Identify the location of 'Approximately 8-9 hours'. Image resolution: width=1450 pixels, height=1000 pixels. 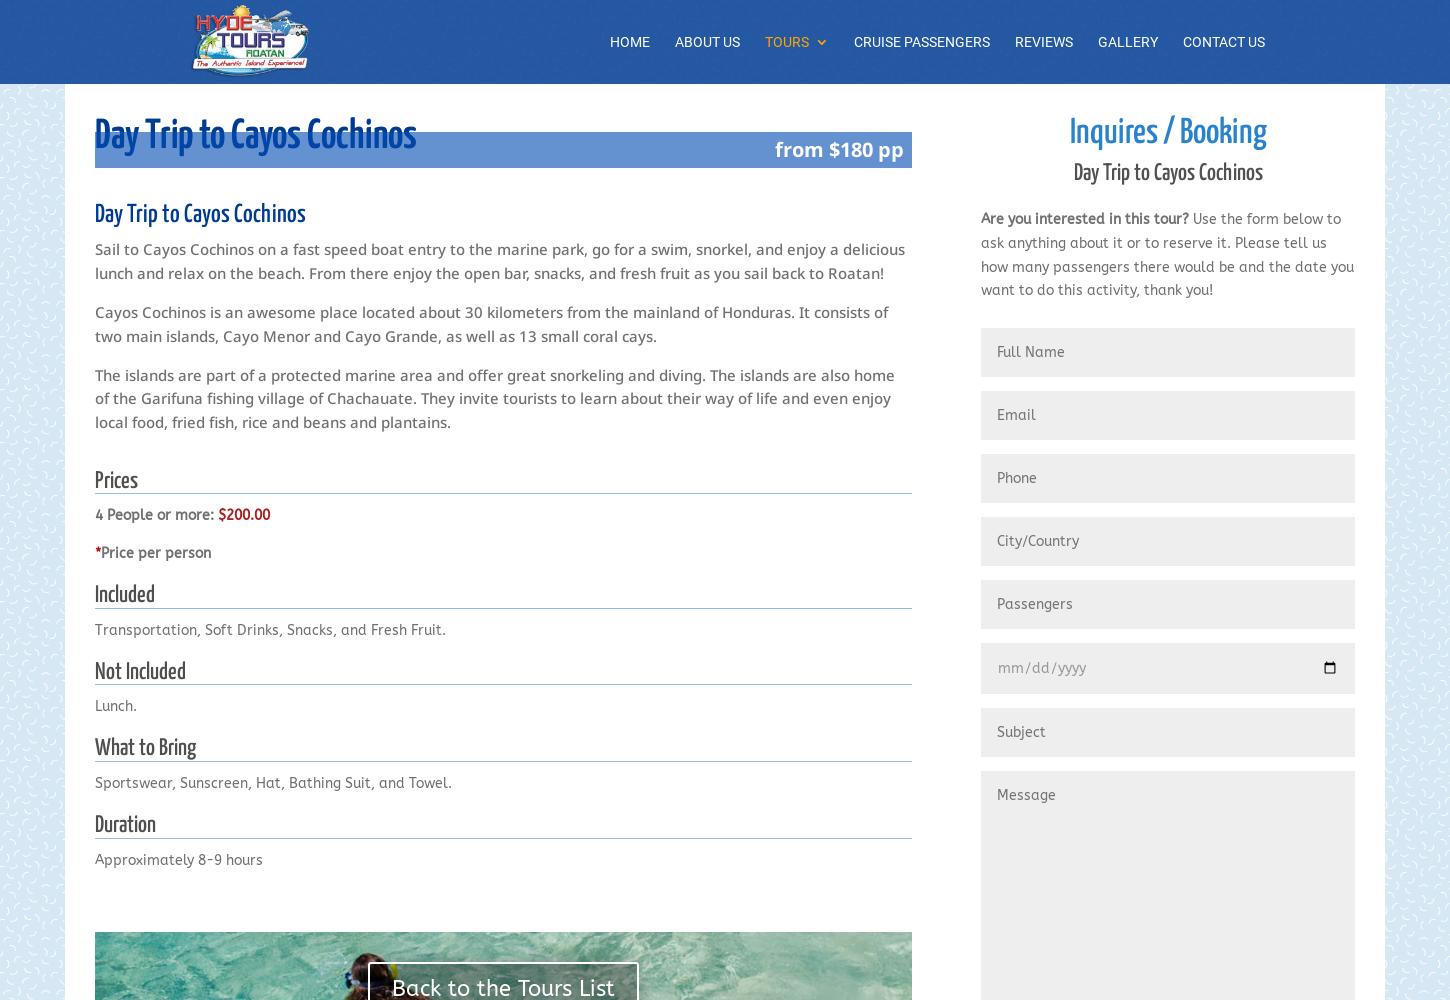
(177, 858).